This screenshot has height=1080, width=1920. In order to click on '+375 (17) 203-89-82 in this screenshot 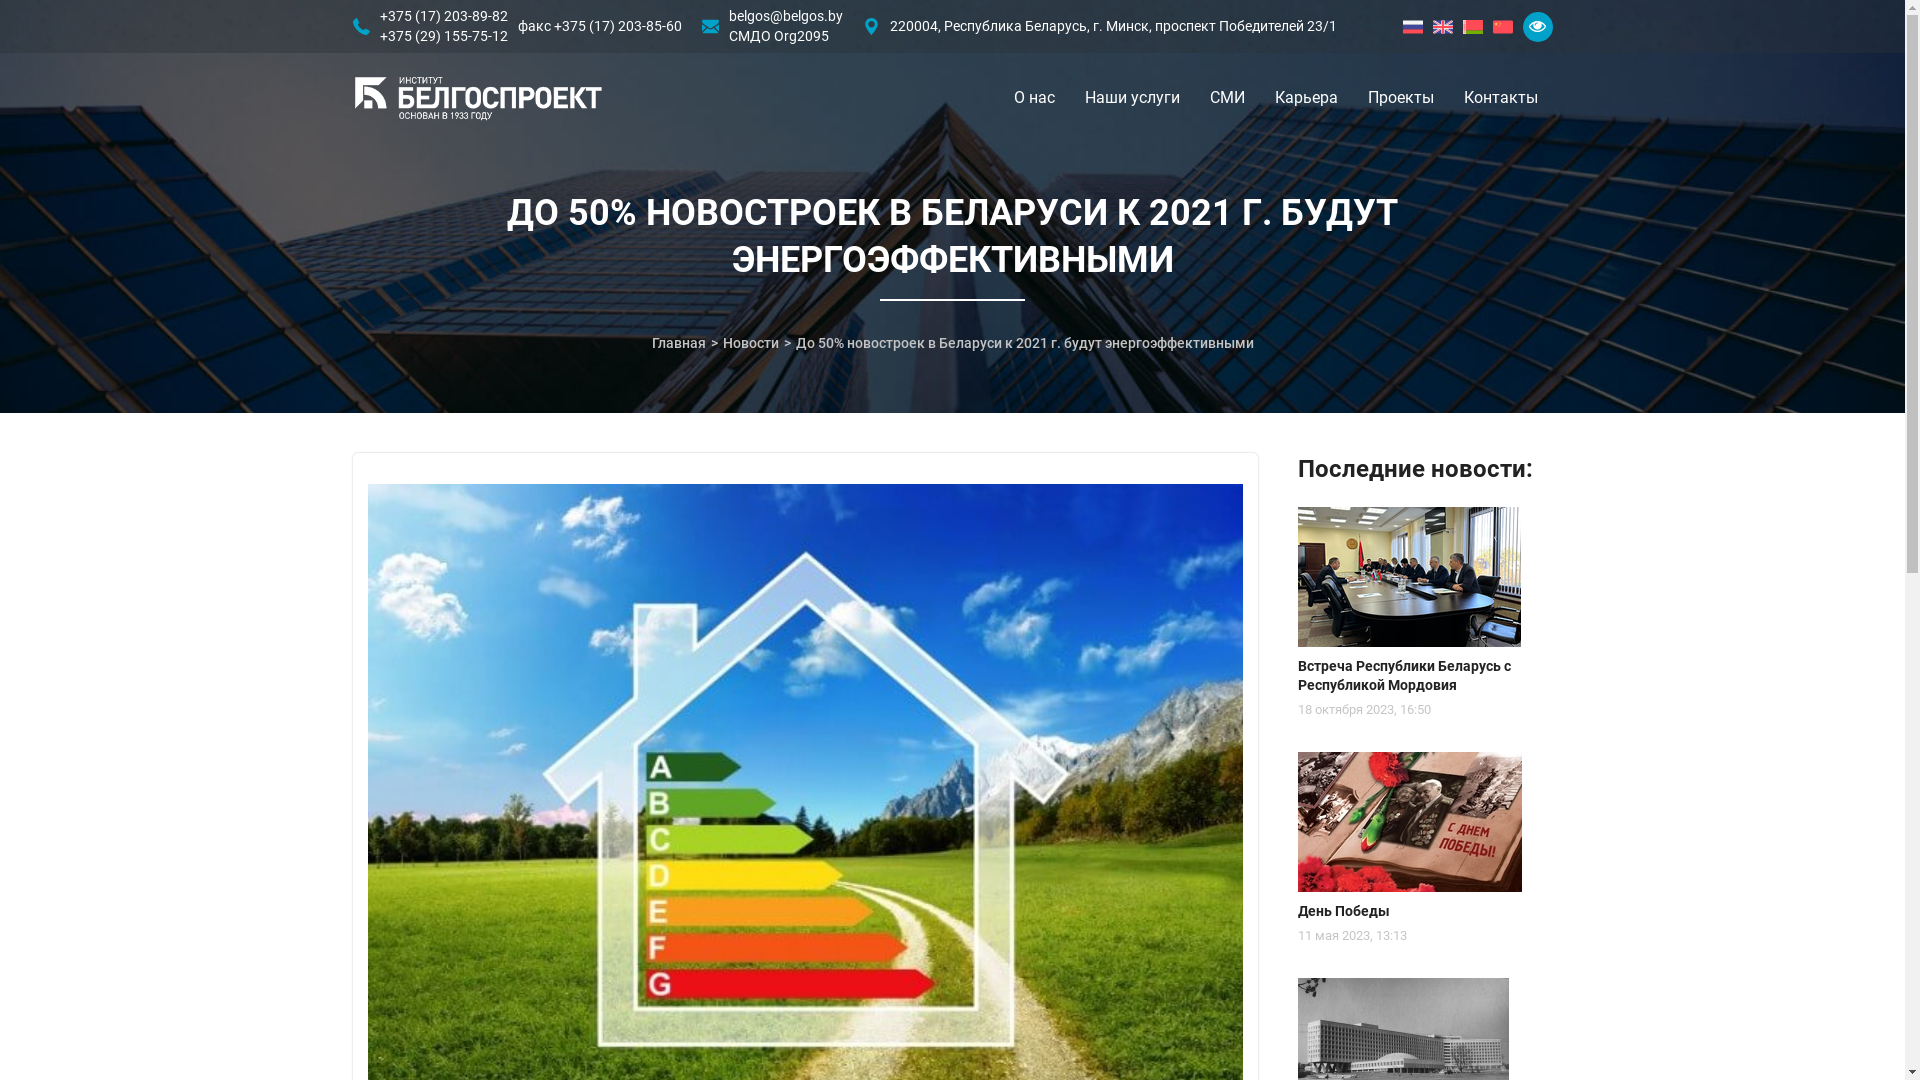, I will do `click(443, 26)`.